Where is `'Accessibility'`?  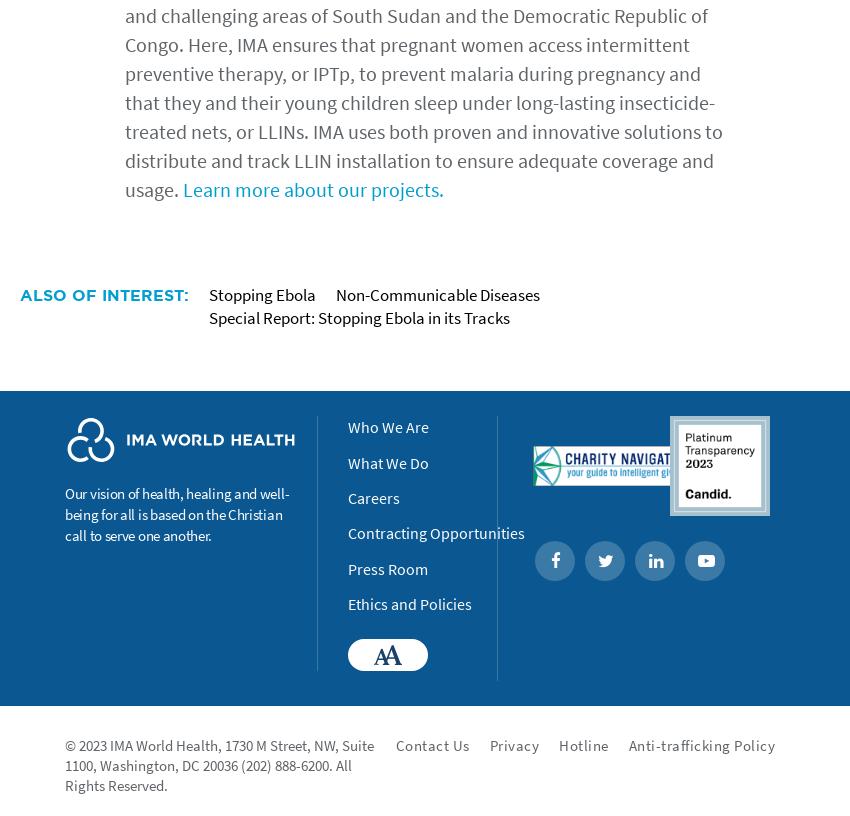 'Accessibility' is located at coordinates (469, 662).